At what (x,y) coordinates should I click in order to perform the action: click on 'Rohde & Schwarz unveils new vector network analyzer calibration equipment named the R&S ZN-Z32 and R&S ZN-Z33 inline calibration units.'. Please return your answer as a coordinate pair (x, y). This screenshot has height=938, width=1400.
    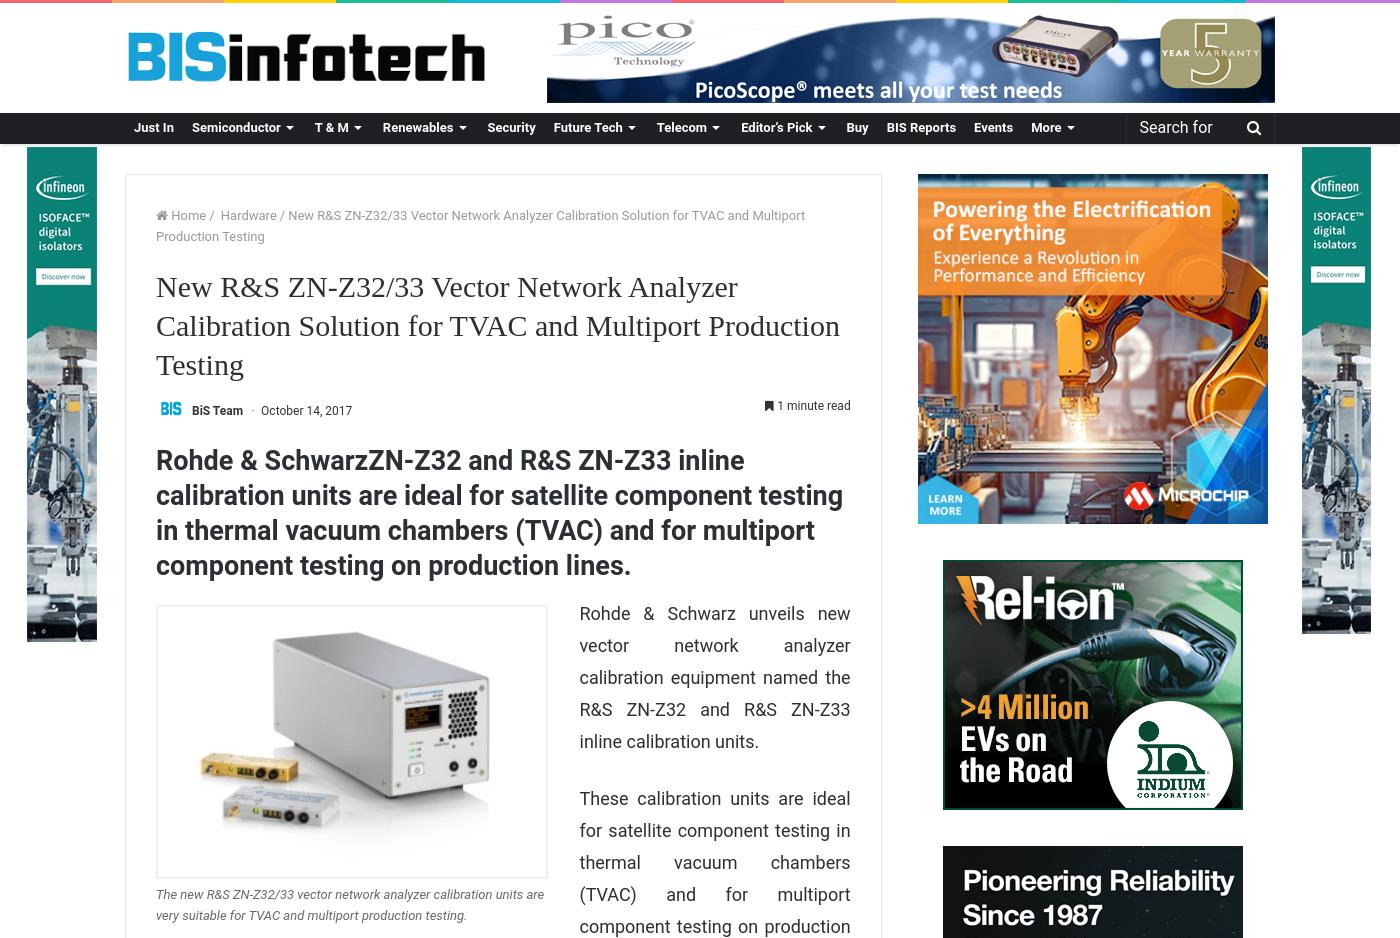
    Looking at the image, I should click on (714, 676).